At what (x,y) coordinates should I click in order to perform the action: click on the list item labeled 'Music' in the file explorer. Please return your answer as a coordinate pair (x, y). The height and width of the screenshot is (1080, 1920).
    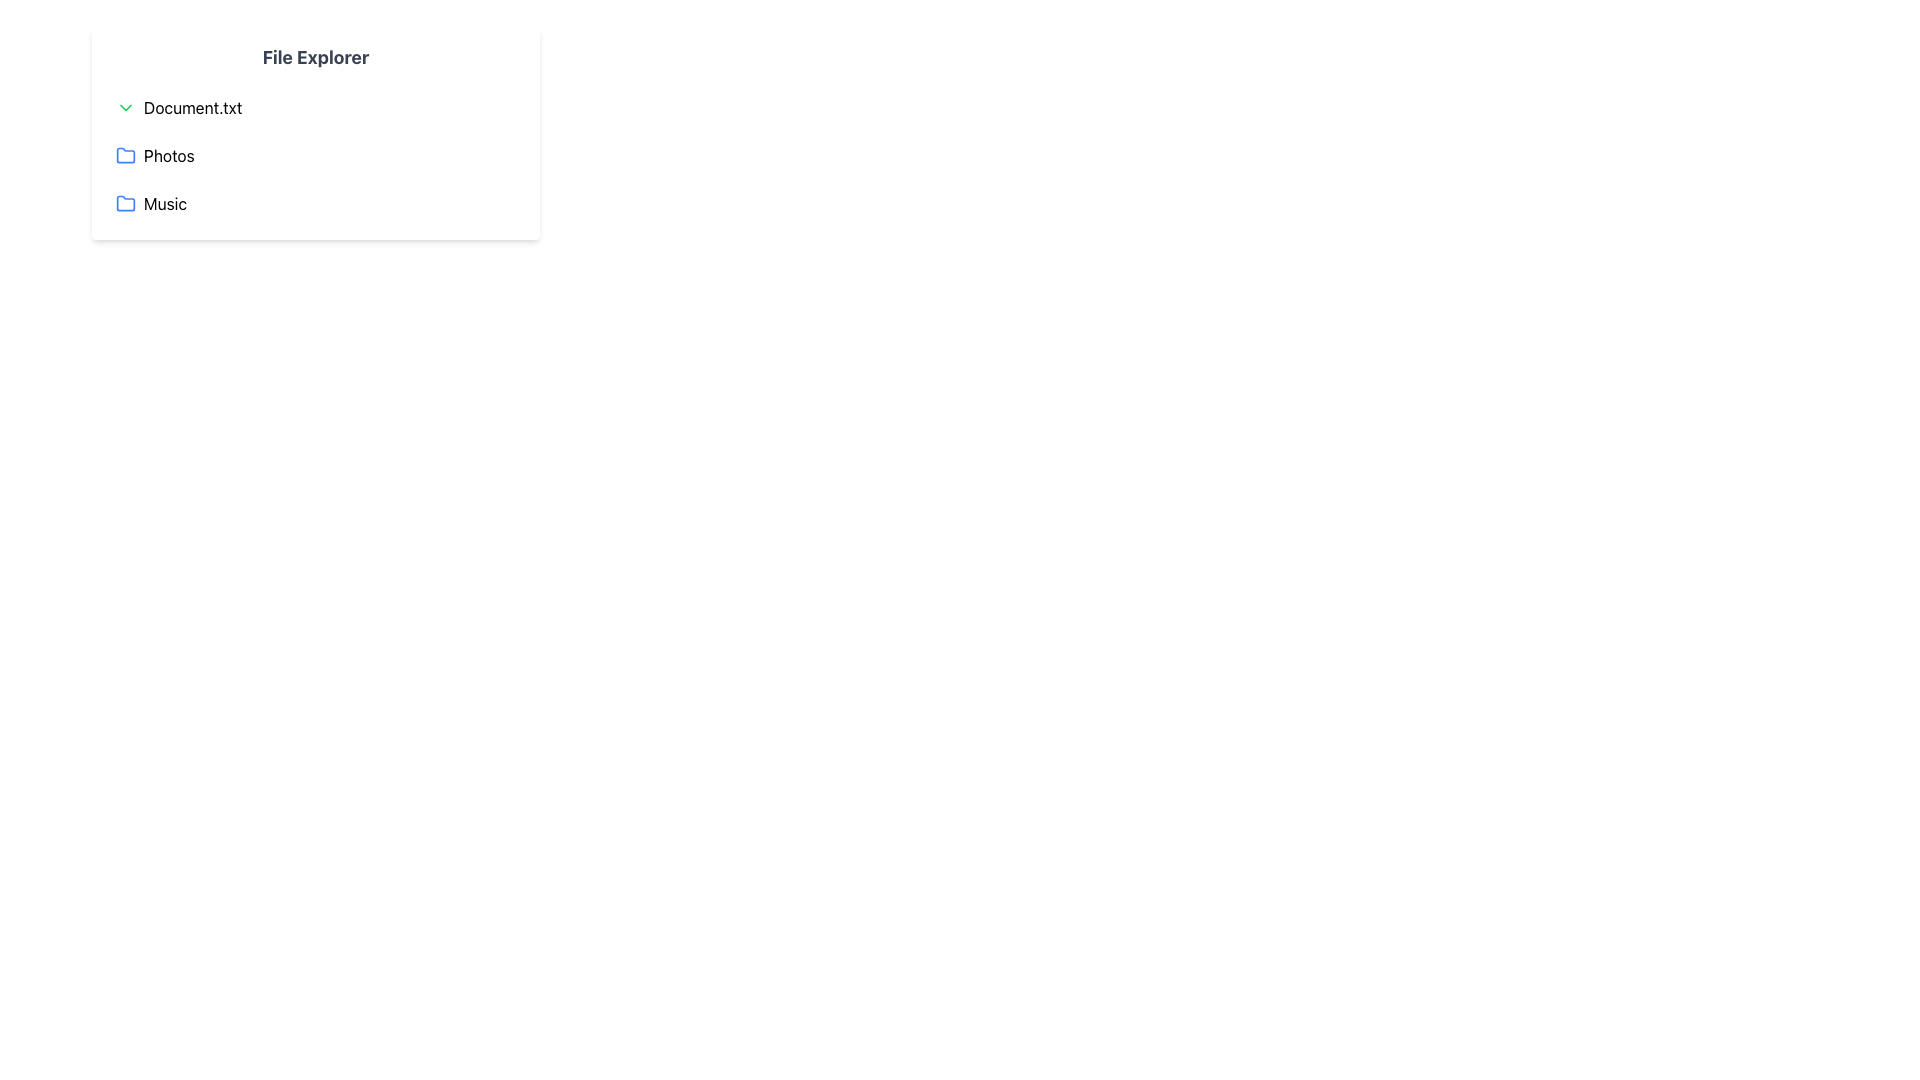
    Looking at the image, I should click on (315, 204).